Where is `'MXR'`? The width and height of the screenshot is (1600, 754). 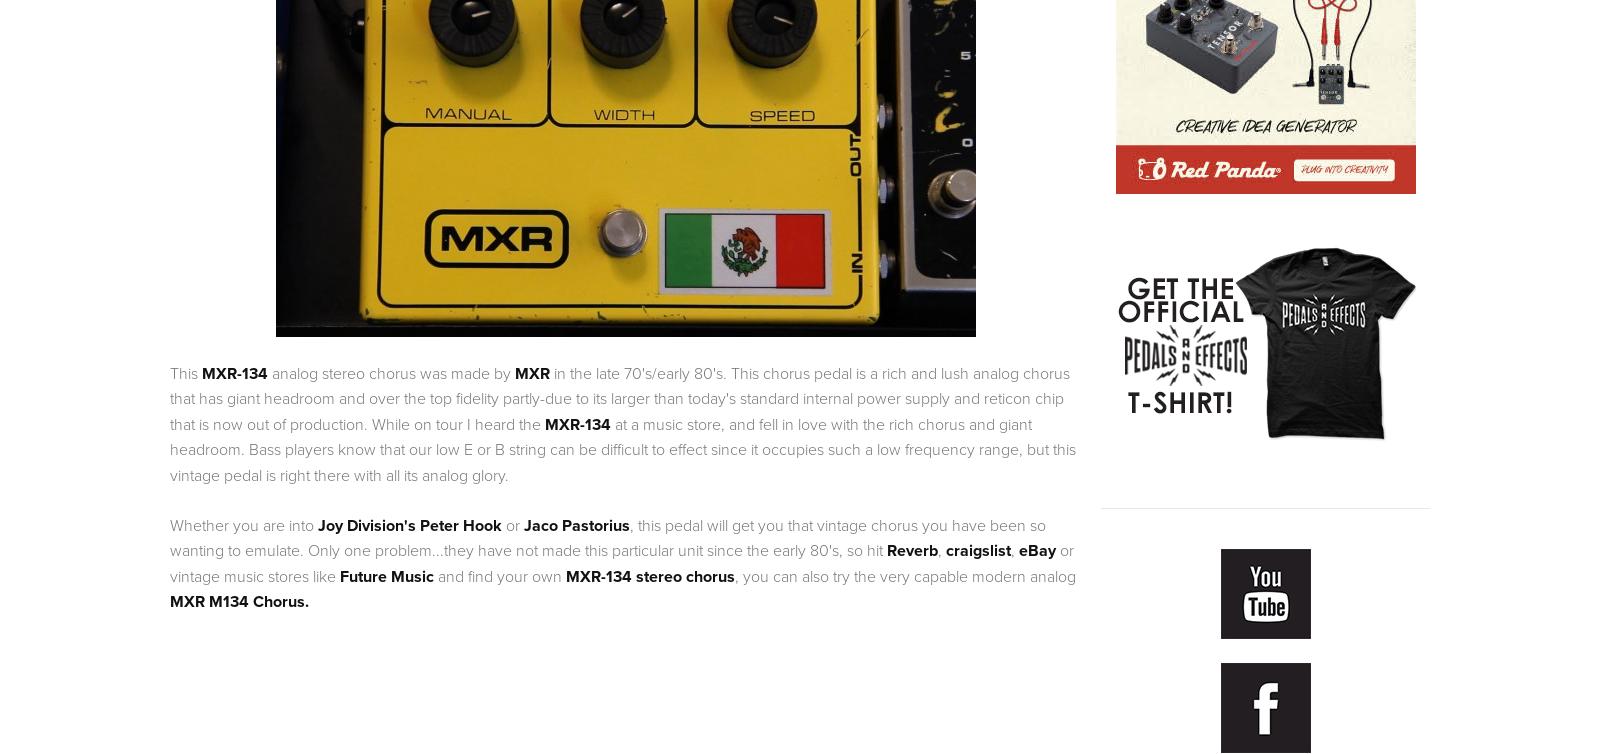 'MXR' is located at coordinates (531, 371).